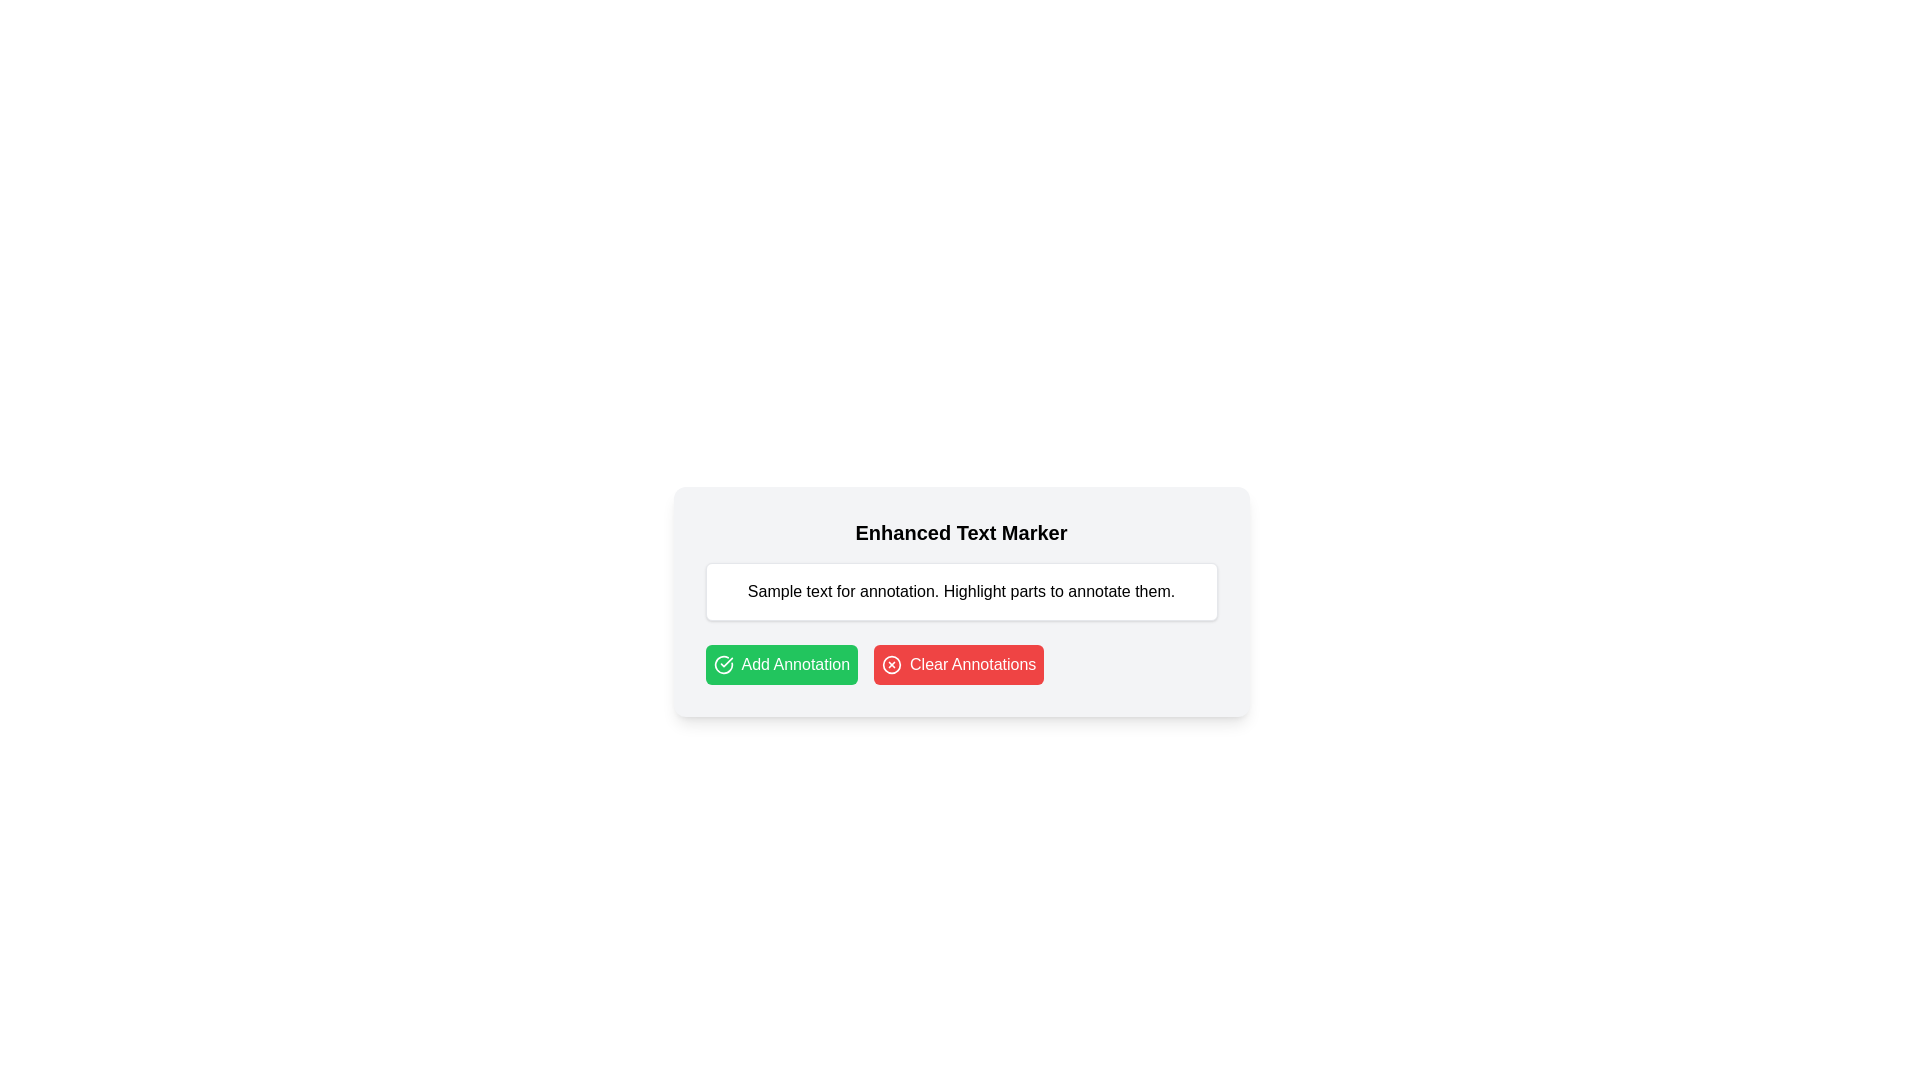 Image resolution: width=1920 pixels, height=1080 pixels. What do you see at coordinates (1105, 590) in the screenshot?
I see `the second 't' in the word 'annotate' which is part of the text 'Sample text for annotation. Highlight parts to annotate them.'` at bounding box center [1105, 590].